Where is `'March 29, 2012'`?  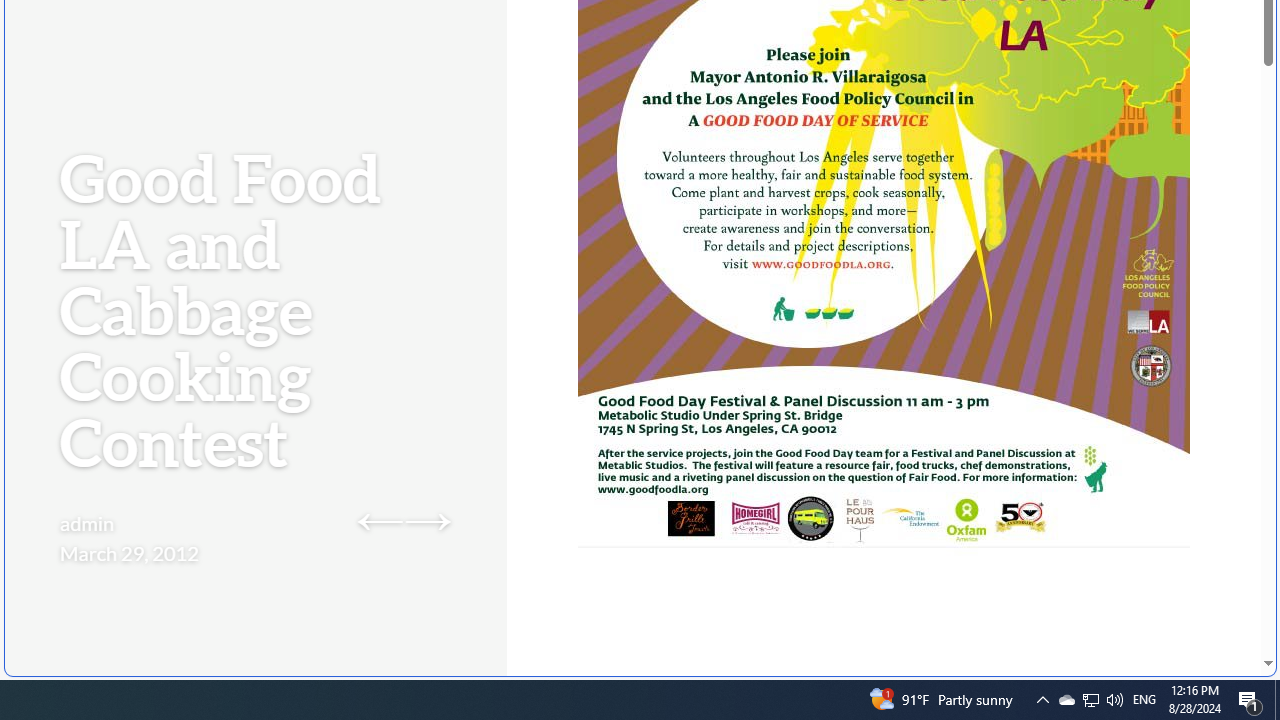 'March 29, 2012' is located at coordinates (128, 552).